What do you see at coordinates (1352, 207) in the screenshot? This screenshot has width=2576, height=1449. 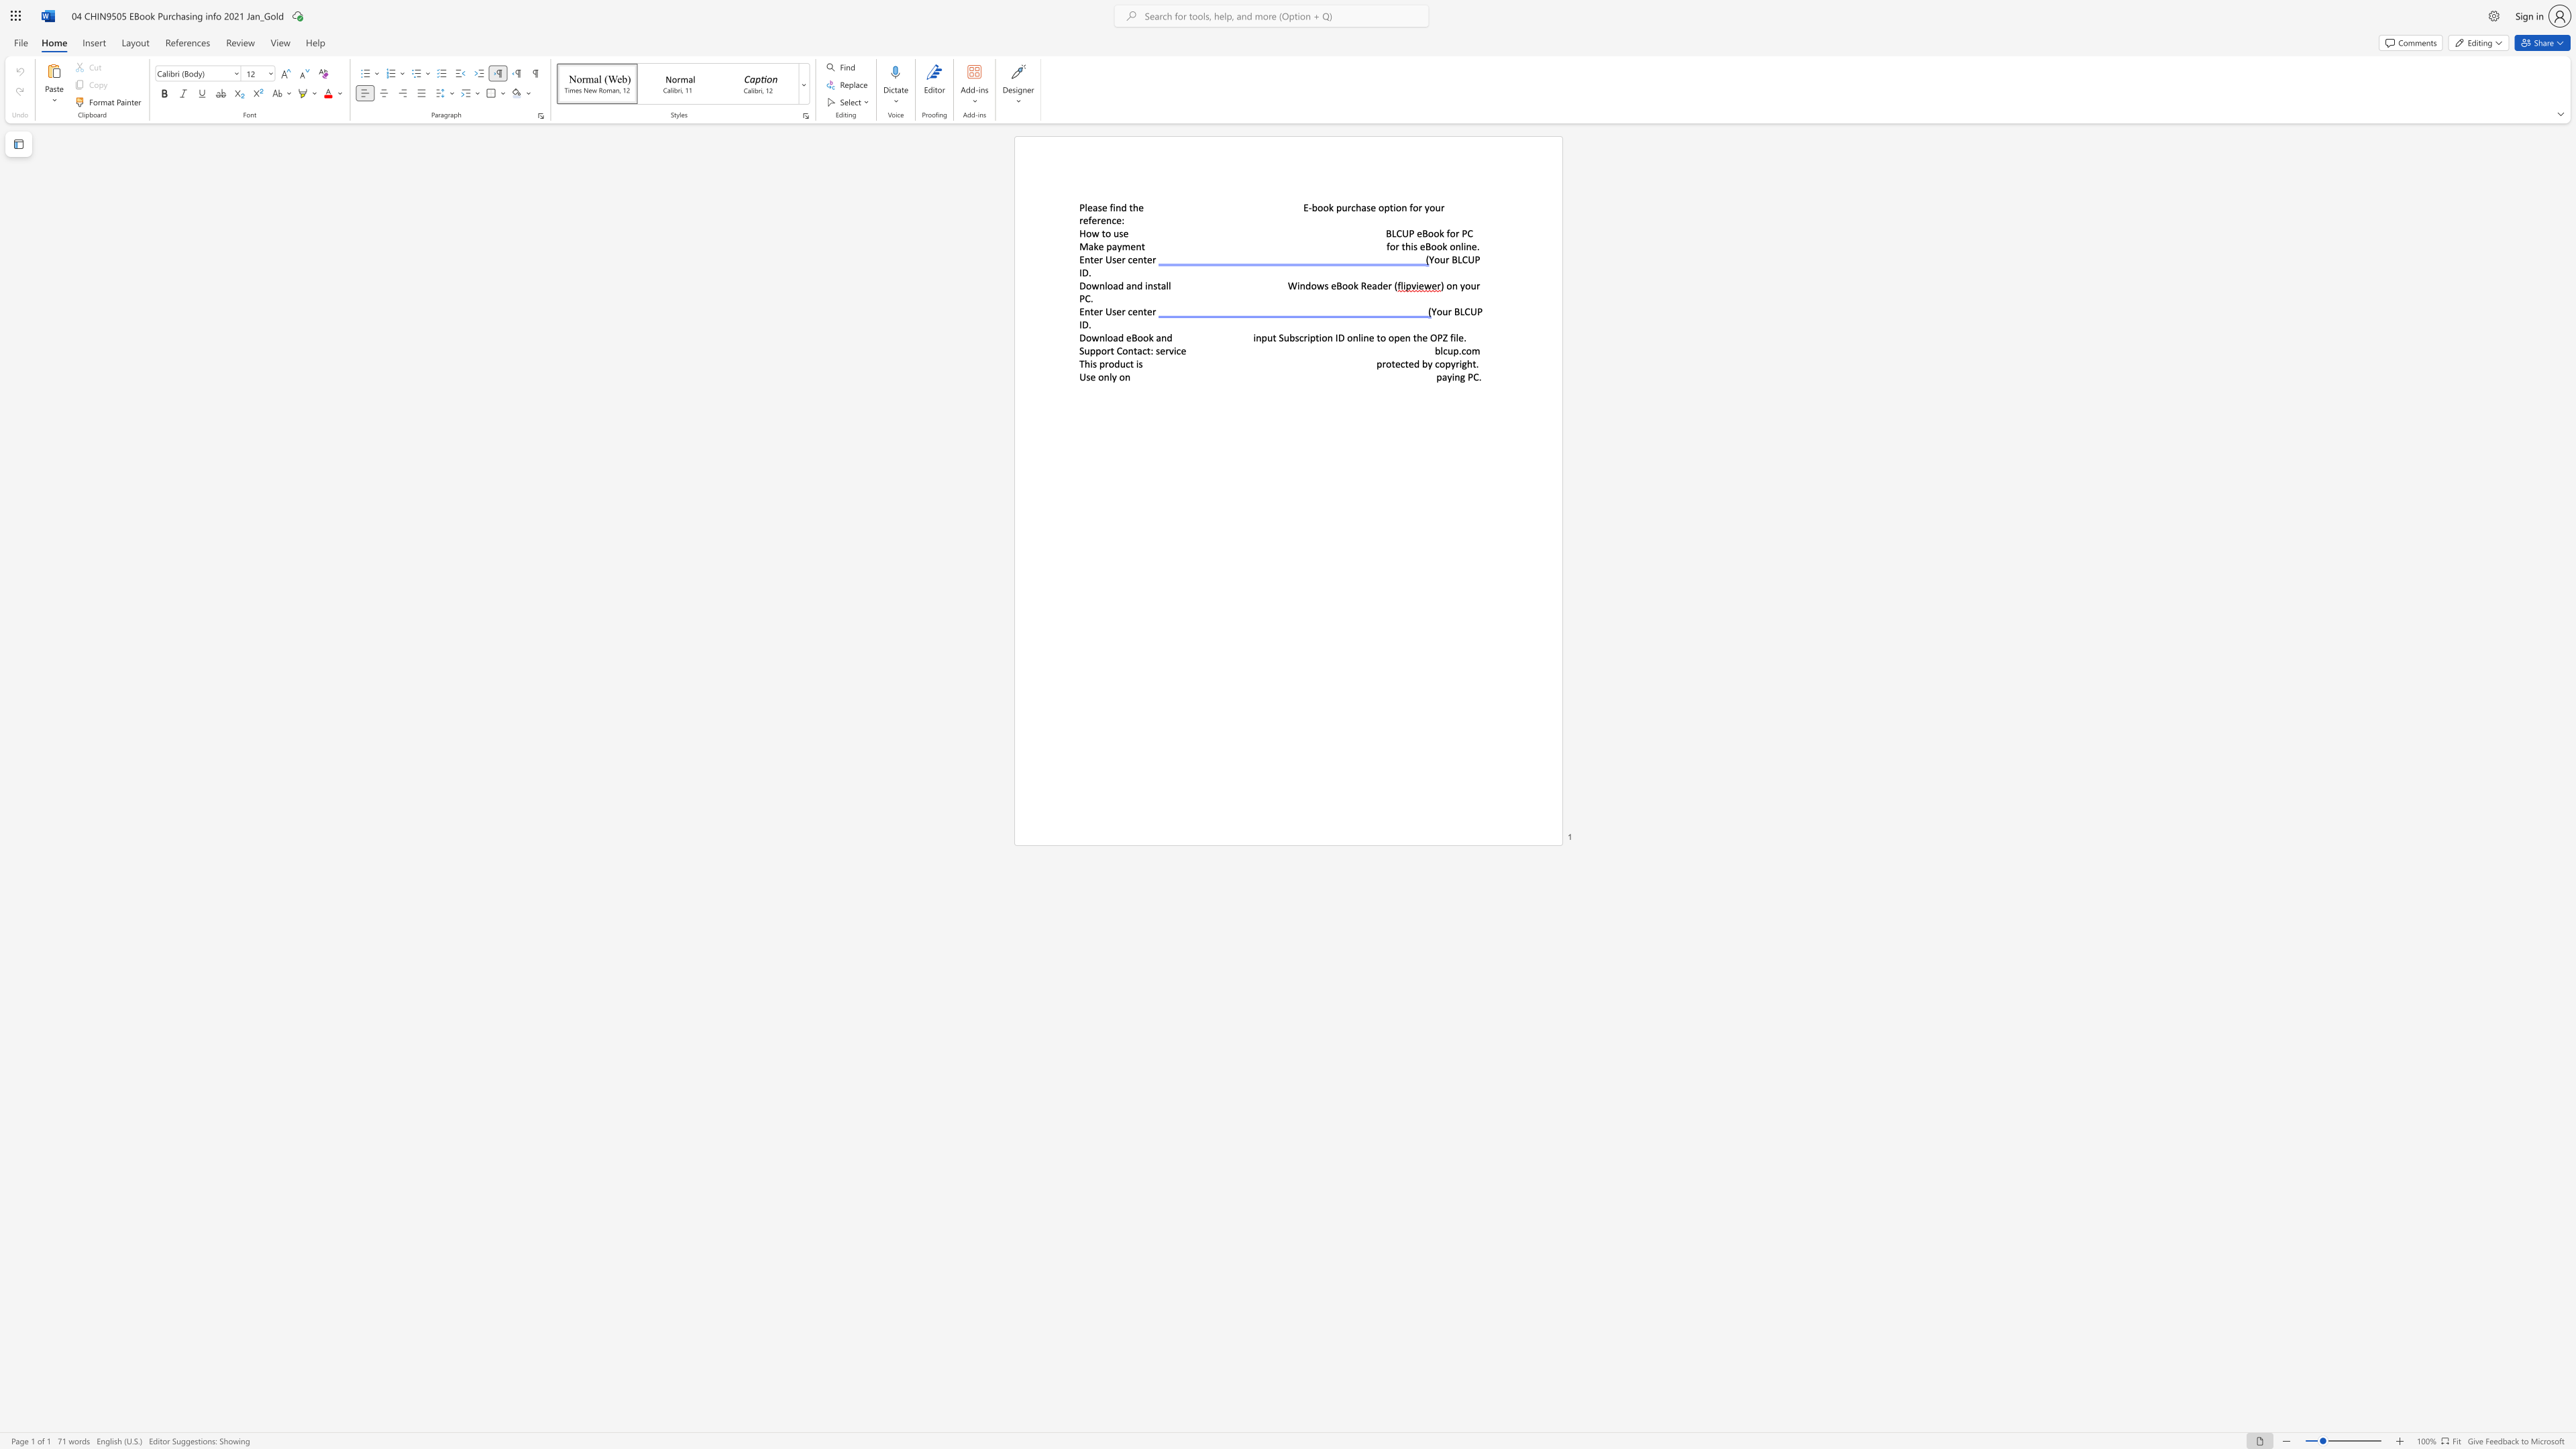 I see `the 1th character "c" in the text` at bounding box center [1352, 207].